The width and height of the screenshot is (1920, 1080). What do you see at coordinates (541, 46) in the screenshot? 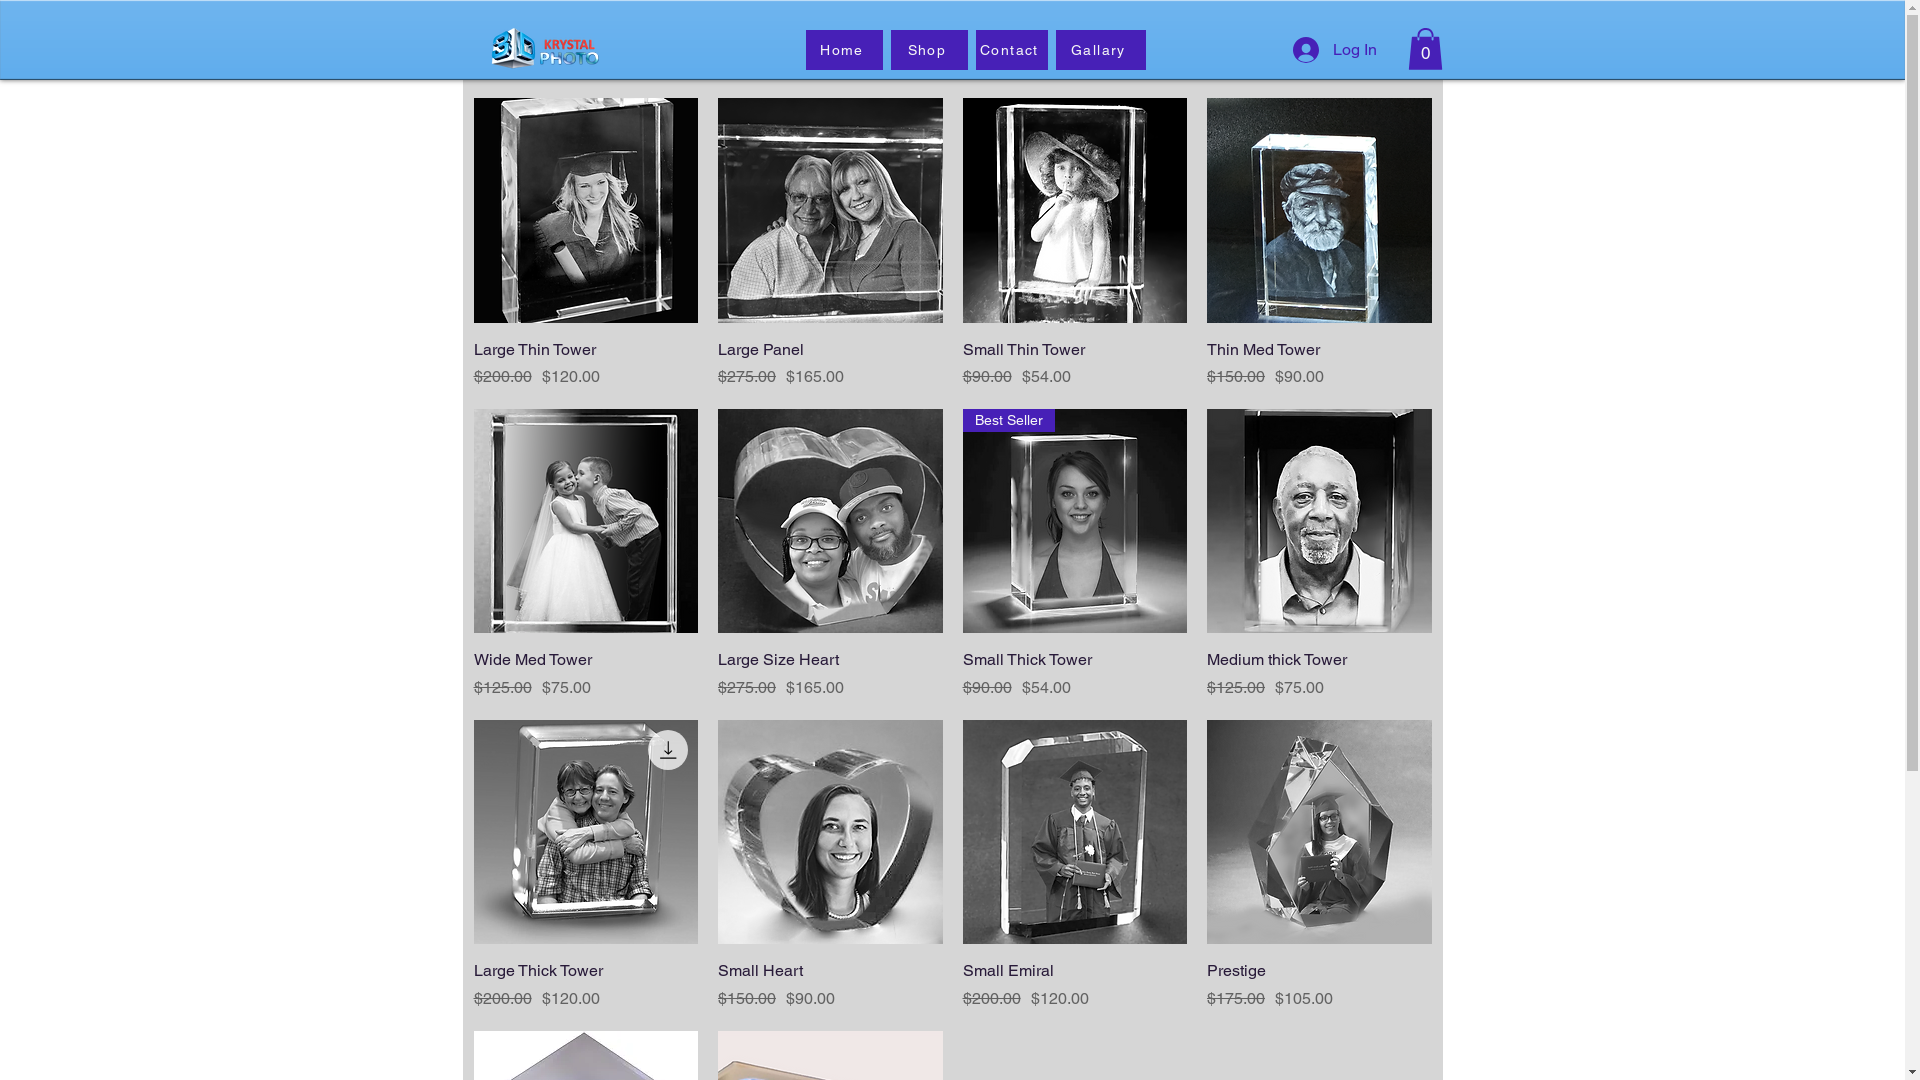
I see `'3D Logo-1.png'` at bounding box center [541, 46].